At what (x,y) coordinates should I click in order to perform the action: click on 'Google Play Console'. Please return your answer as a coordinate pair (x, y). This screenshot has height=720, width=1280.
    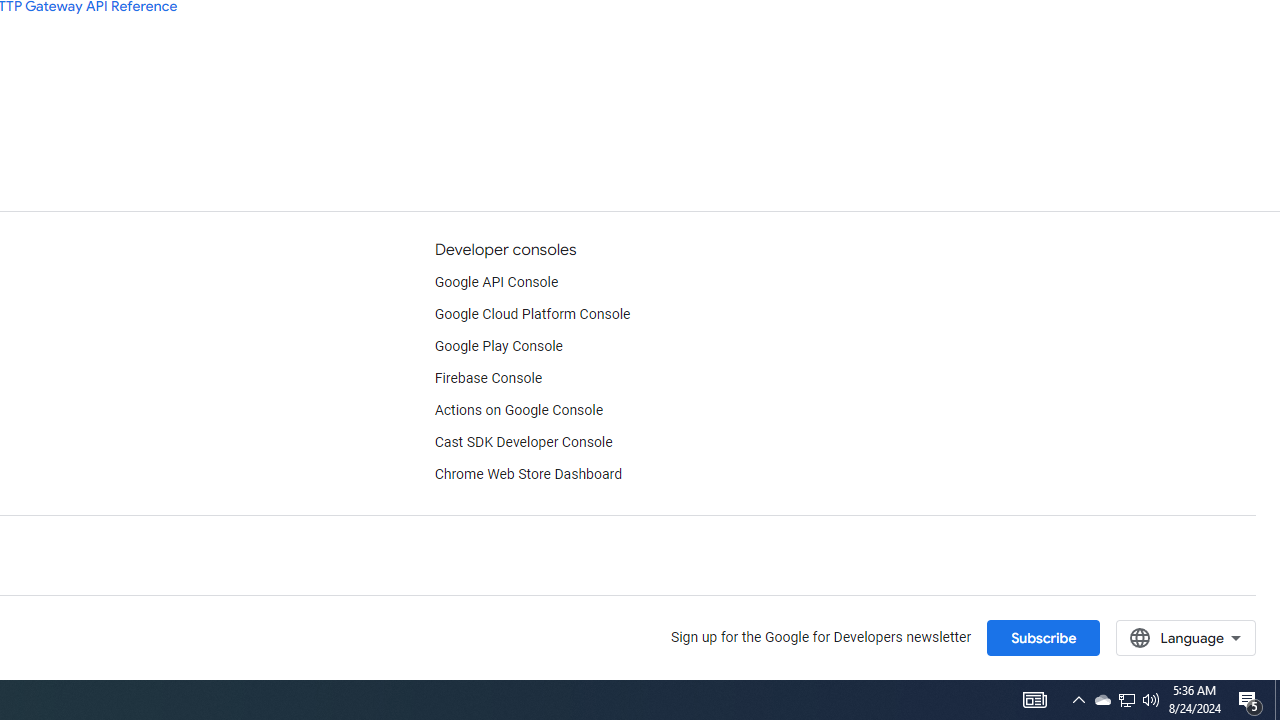
    Looking at the image, I should click on (498, 346).